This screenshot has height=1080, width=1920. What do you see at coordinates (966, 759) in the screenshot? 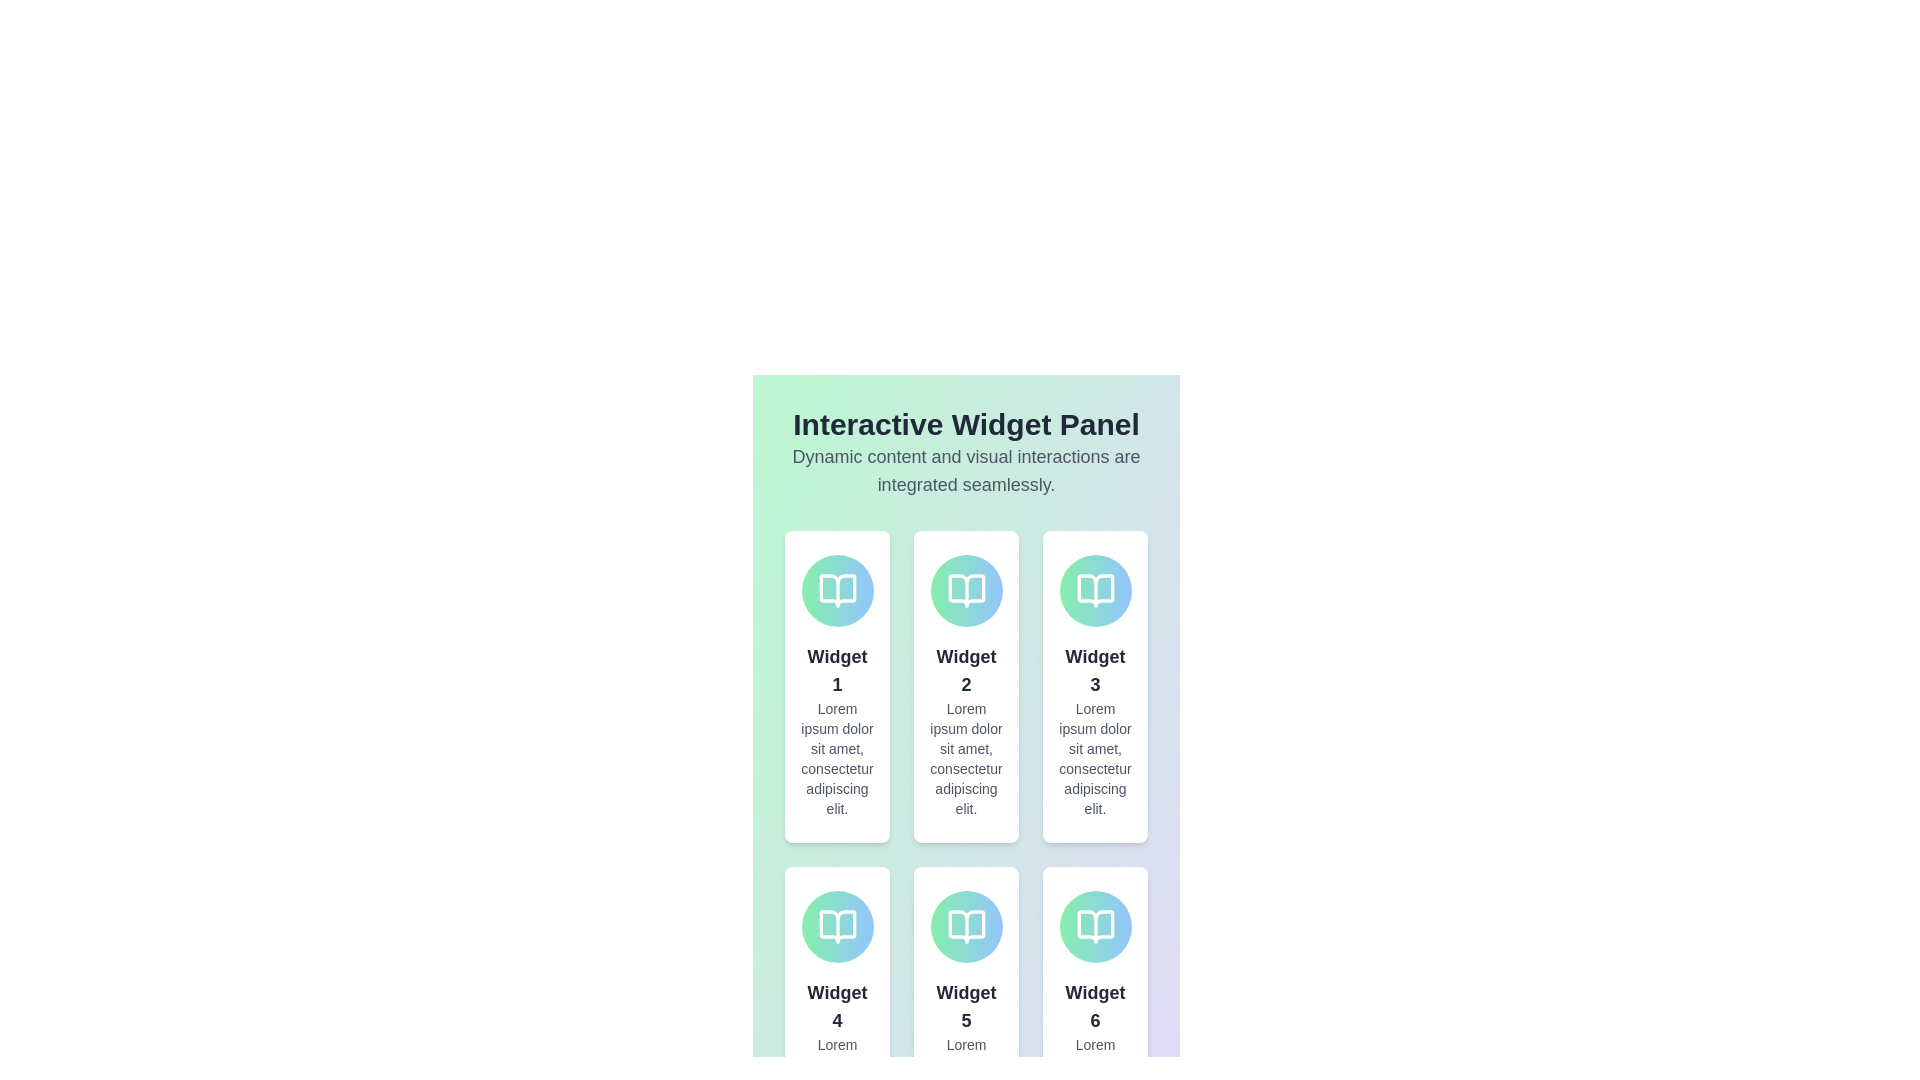
I see `the text block that reads 'Lorem ipsum dolor sit amet, consectetur adipiscing elit.' to trigger a tooltip` at bounding box center [966, 759].